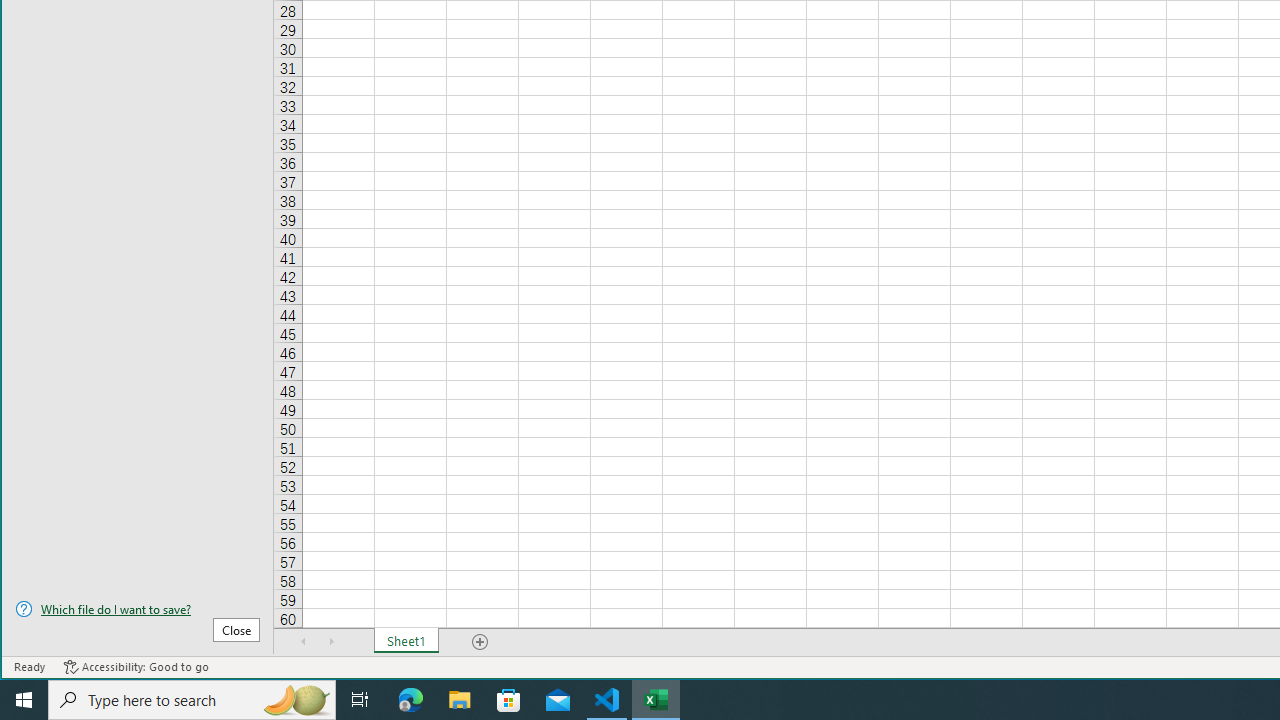 The image size is (1280, 720). Describe the element at coordinates (606, 698) in the screenshot. I see `'Visual Studio Code - 1 running window'` at that location.